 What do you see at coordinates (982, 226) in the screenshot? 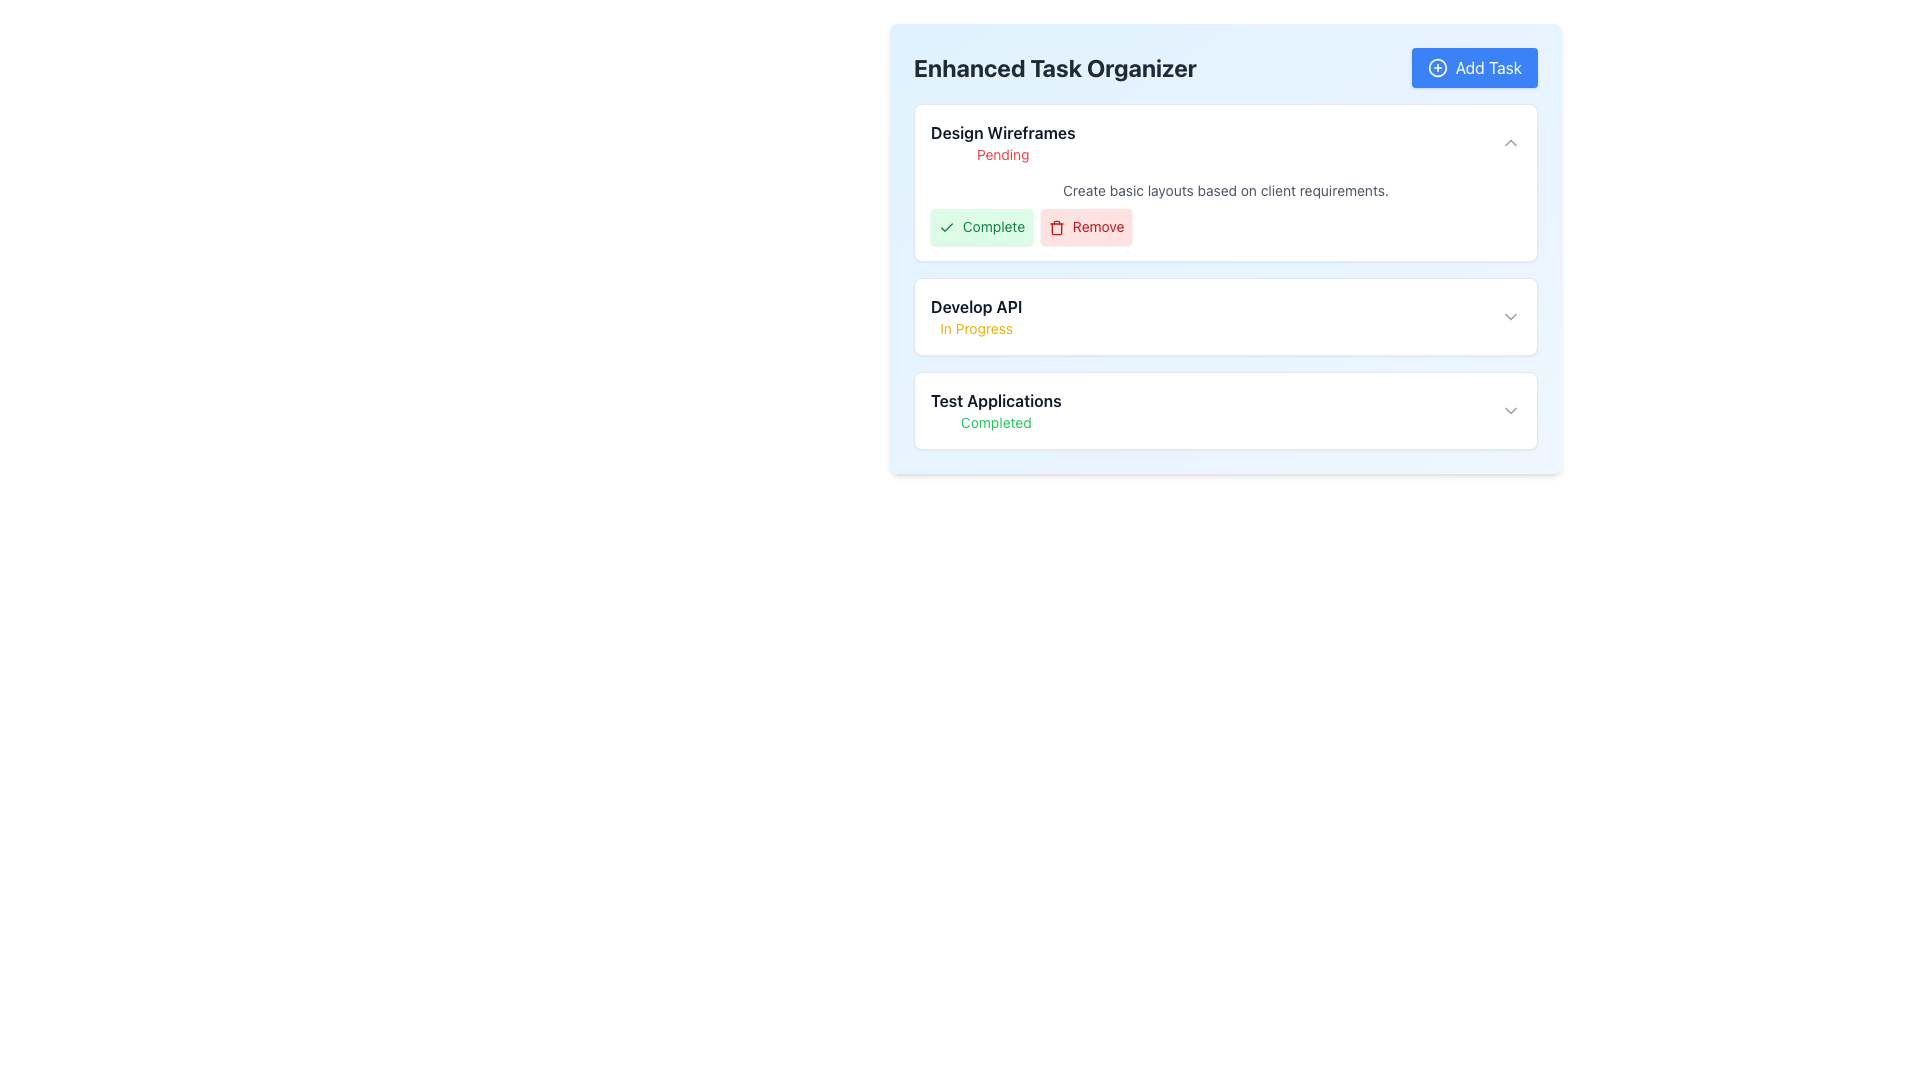
I see `the 'Complete' button with a green background and a check icon, located in the 'Design Wireframes' section of the 'Enhanced Task Organizer'` at bounding box center [982, 226].